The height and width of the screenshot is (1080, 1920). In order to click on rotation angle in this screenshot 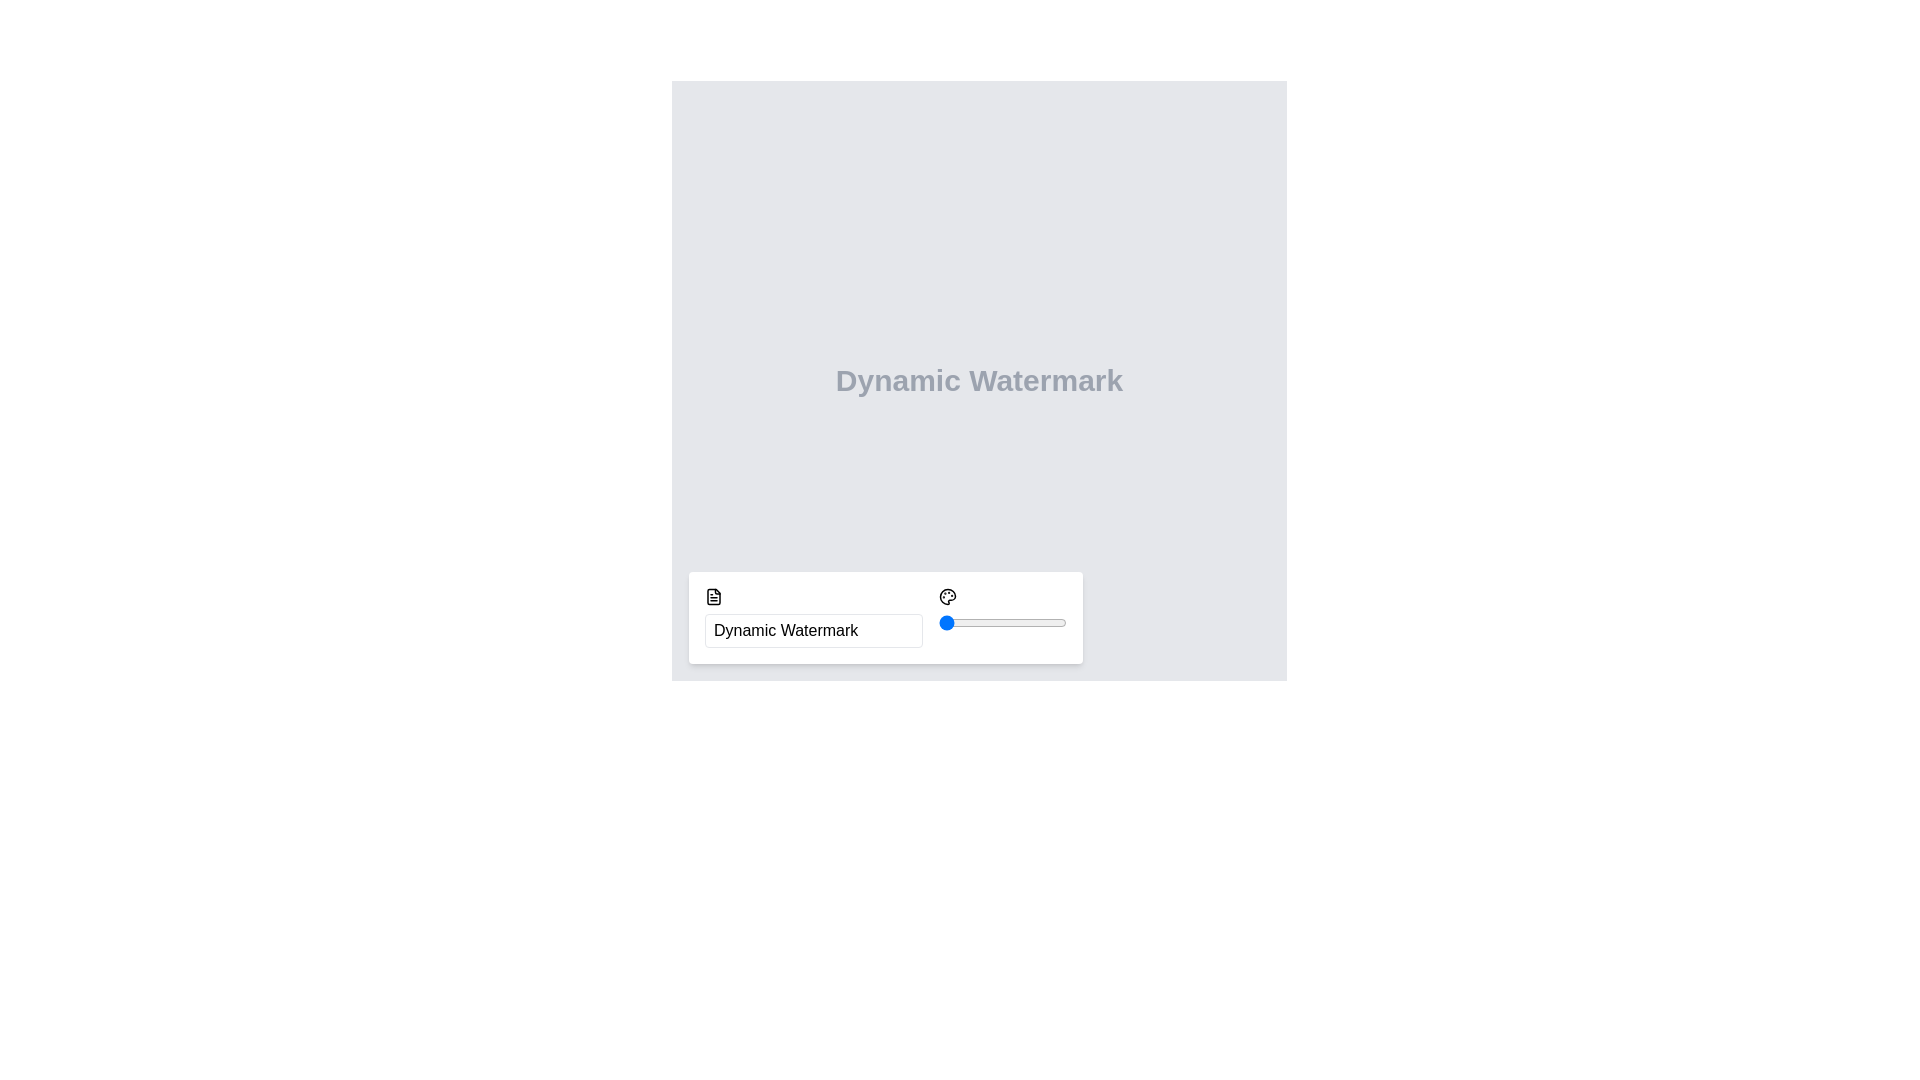, I will do `click(1039, 622)`.